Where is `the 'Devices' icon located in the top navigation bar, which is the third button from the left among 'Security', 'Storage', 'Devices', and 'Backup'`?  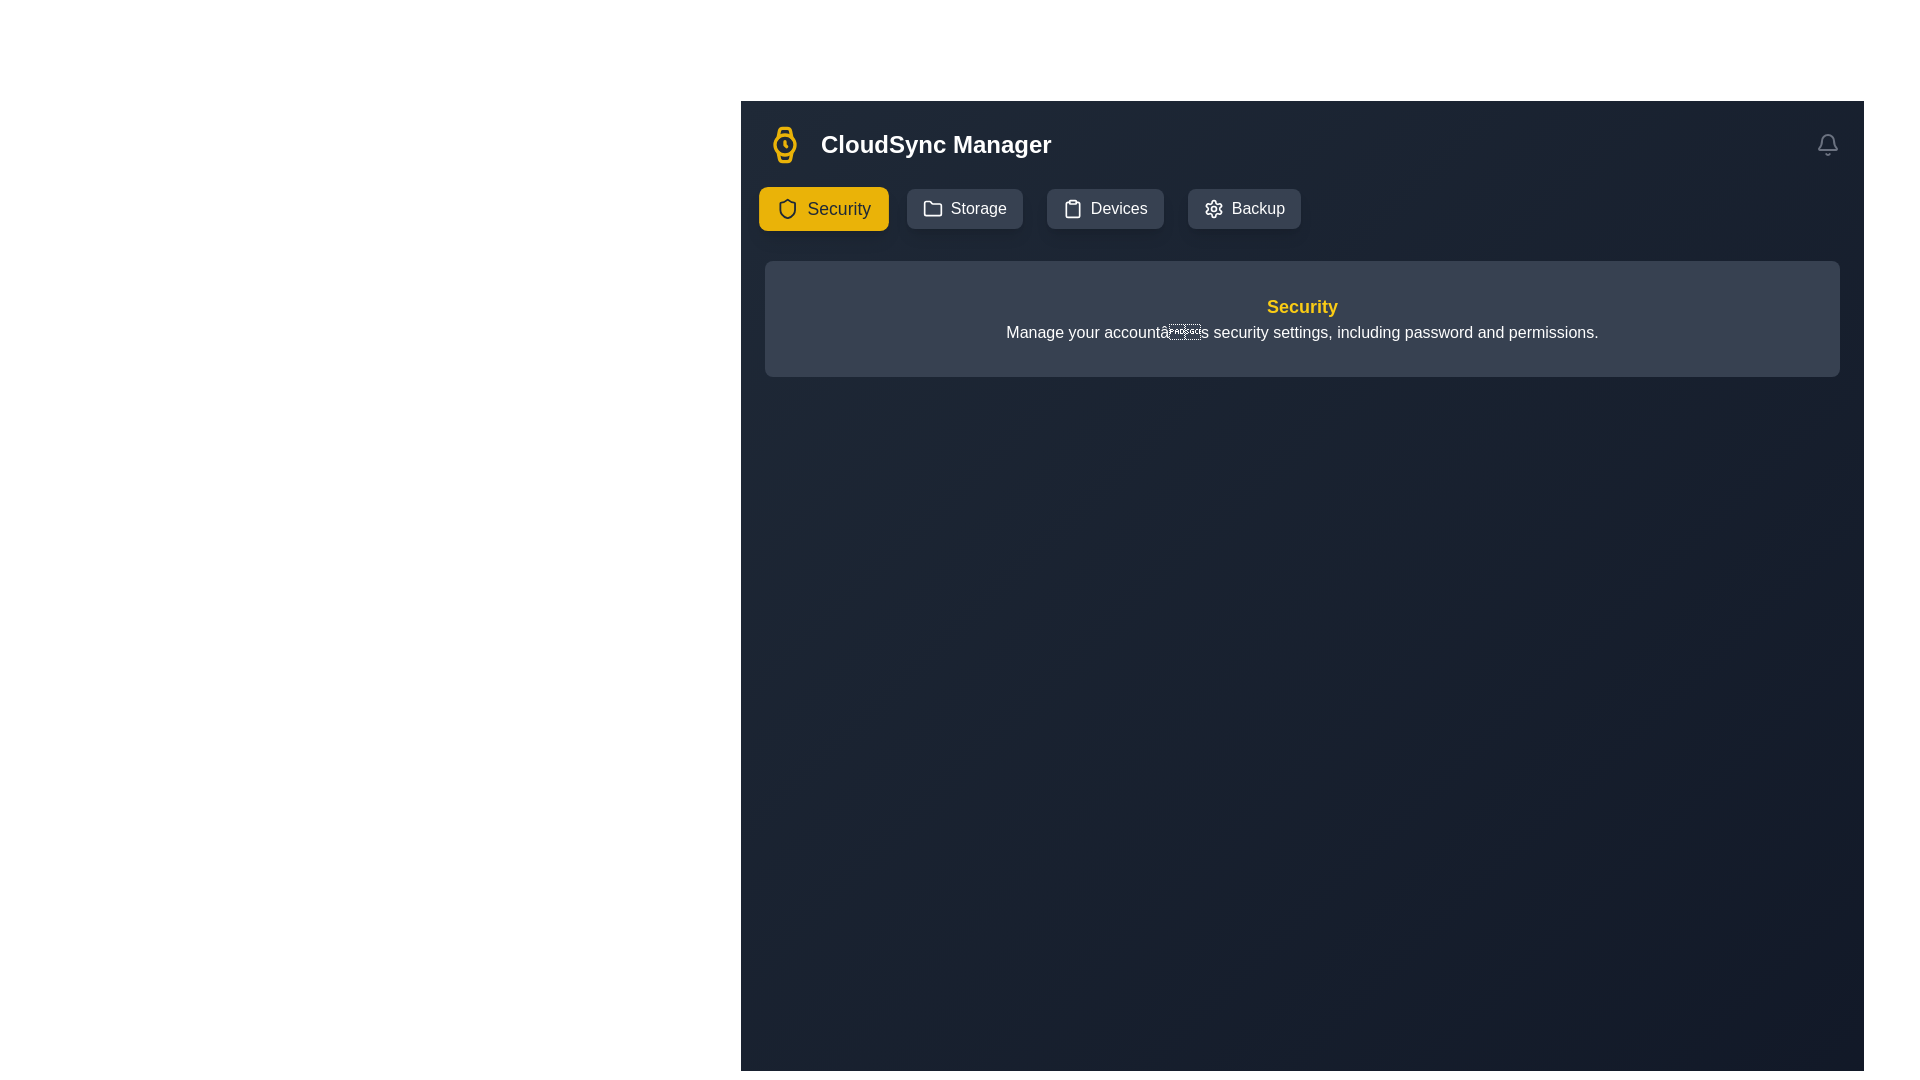
the 'Devices' icon located in the top navigation bar, which is the third button from the left among 'Security', 'Storage', 'Devices', and 'Backup' is located at coordinates (1071, 209).